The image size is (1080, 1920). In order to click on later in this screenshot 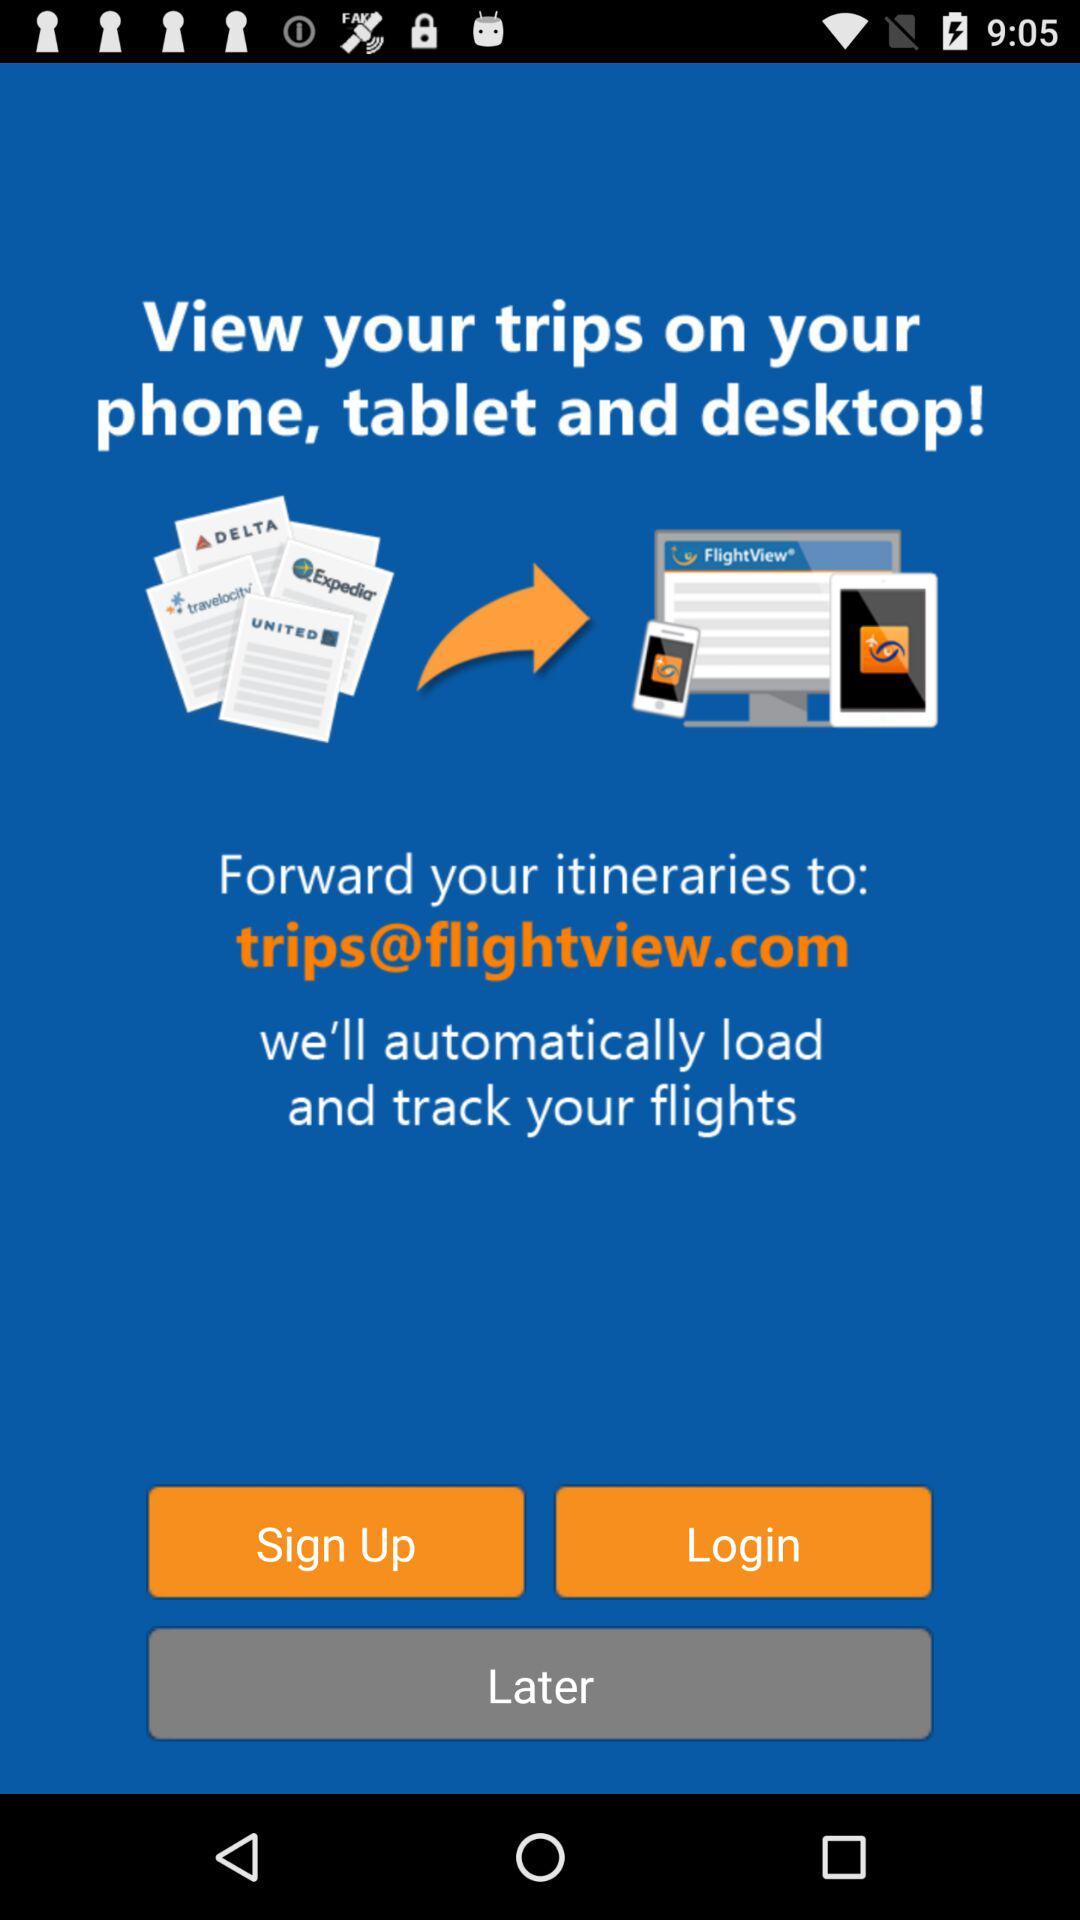, I will do `click(540, 1682)`.